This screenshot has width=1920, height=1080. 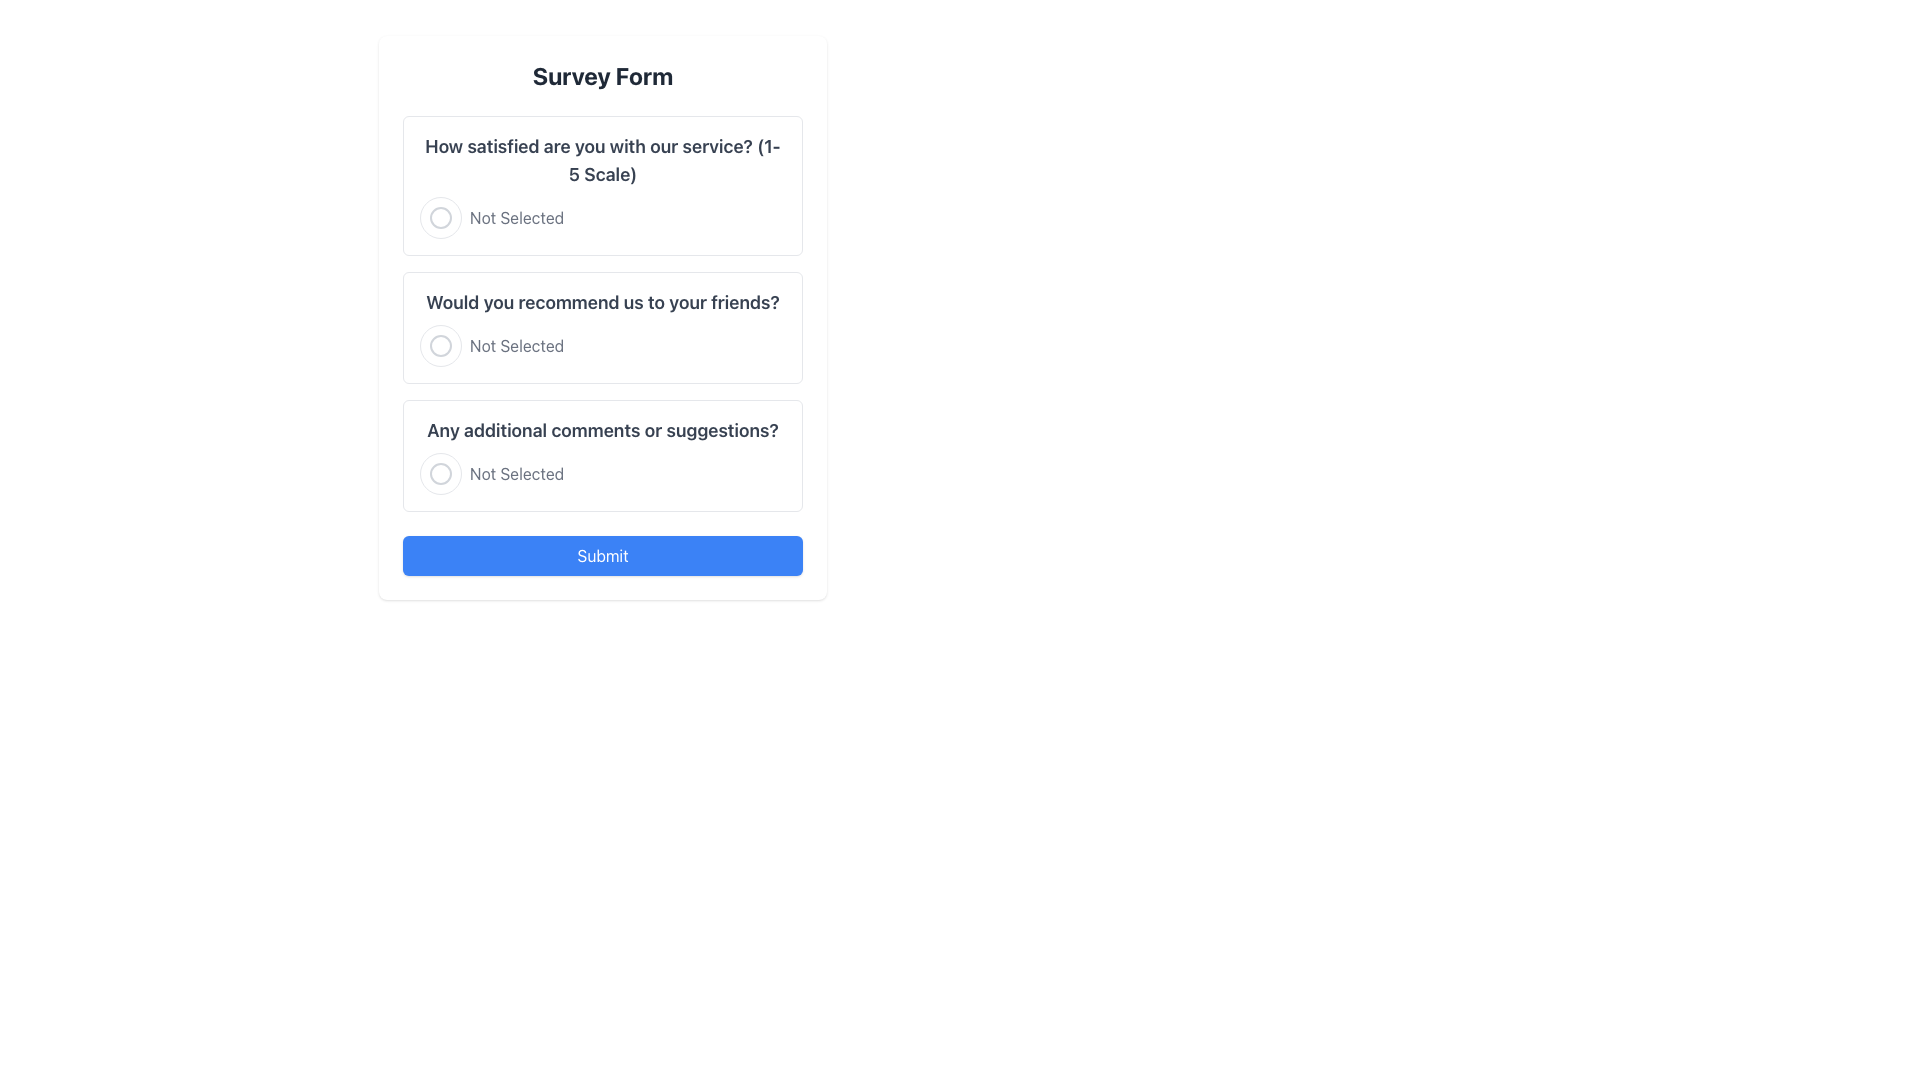 I want to click on the unselected radio button for the survey question 'How satisfied are you with our service? (1-5 Scale)' to indicate that the option has not been chosen, so click(x=602, y=218).